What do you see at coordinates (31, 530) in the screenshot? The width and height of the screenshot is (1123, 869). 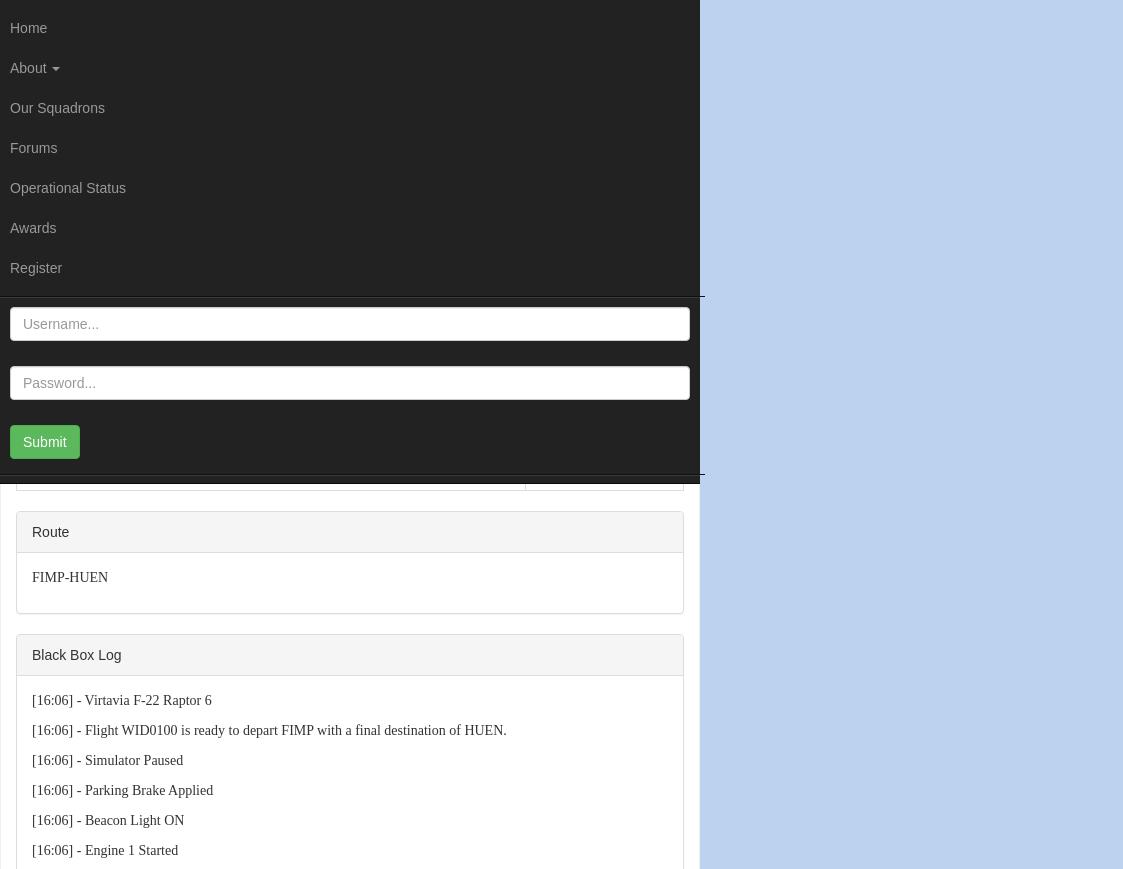 I see `'Route'` at bounding box center [31, 530].